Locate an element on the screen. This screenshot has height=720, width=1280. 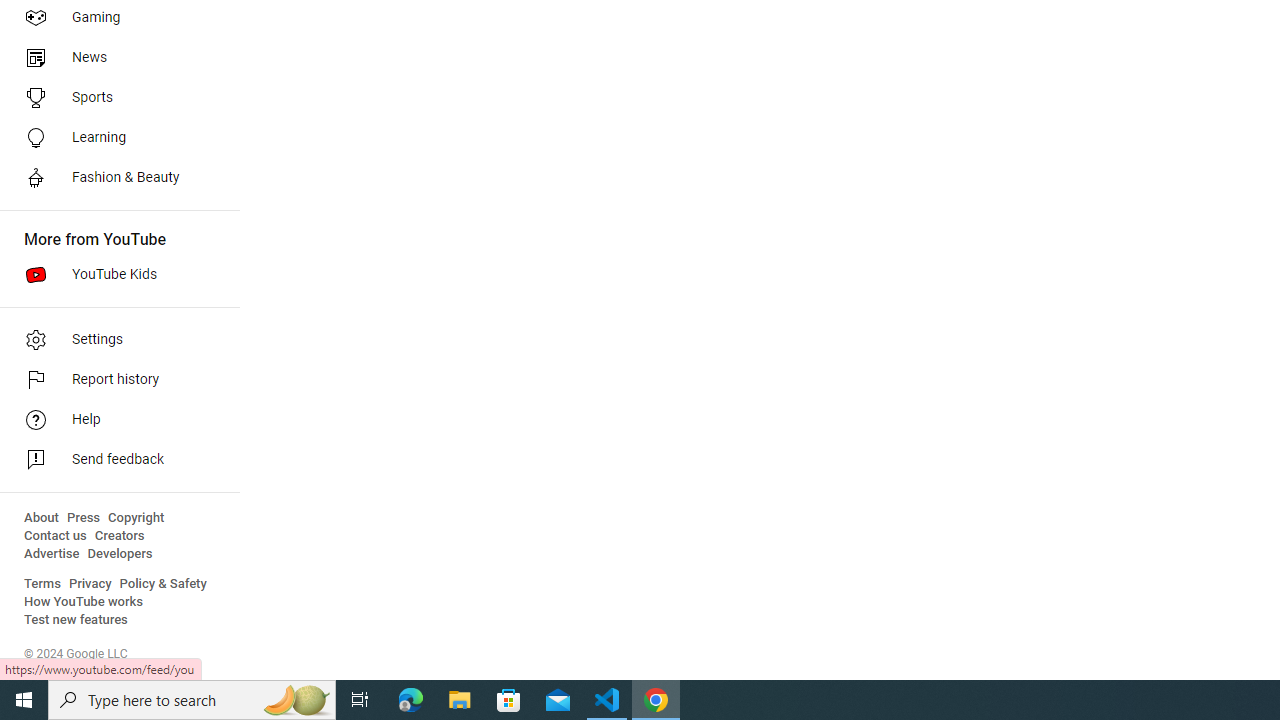
'About' is located at coordinates (41, 517).